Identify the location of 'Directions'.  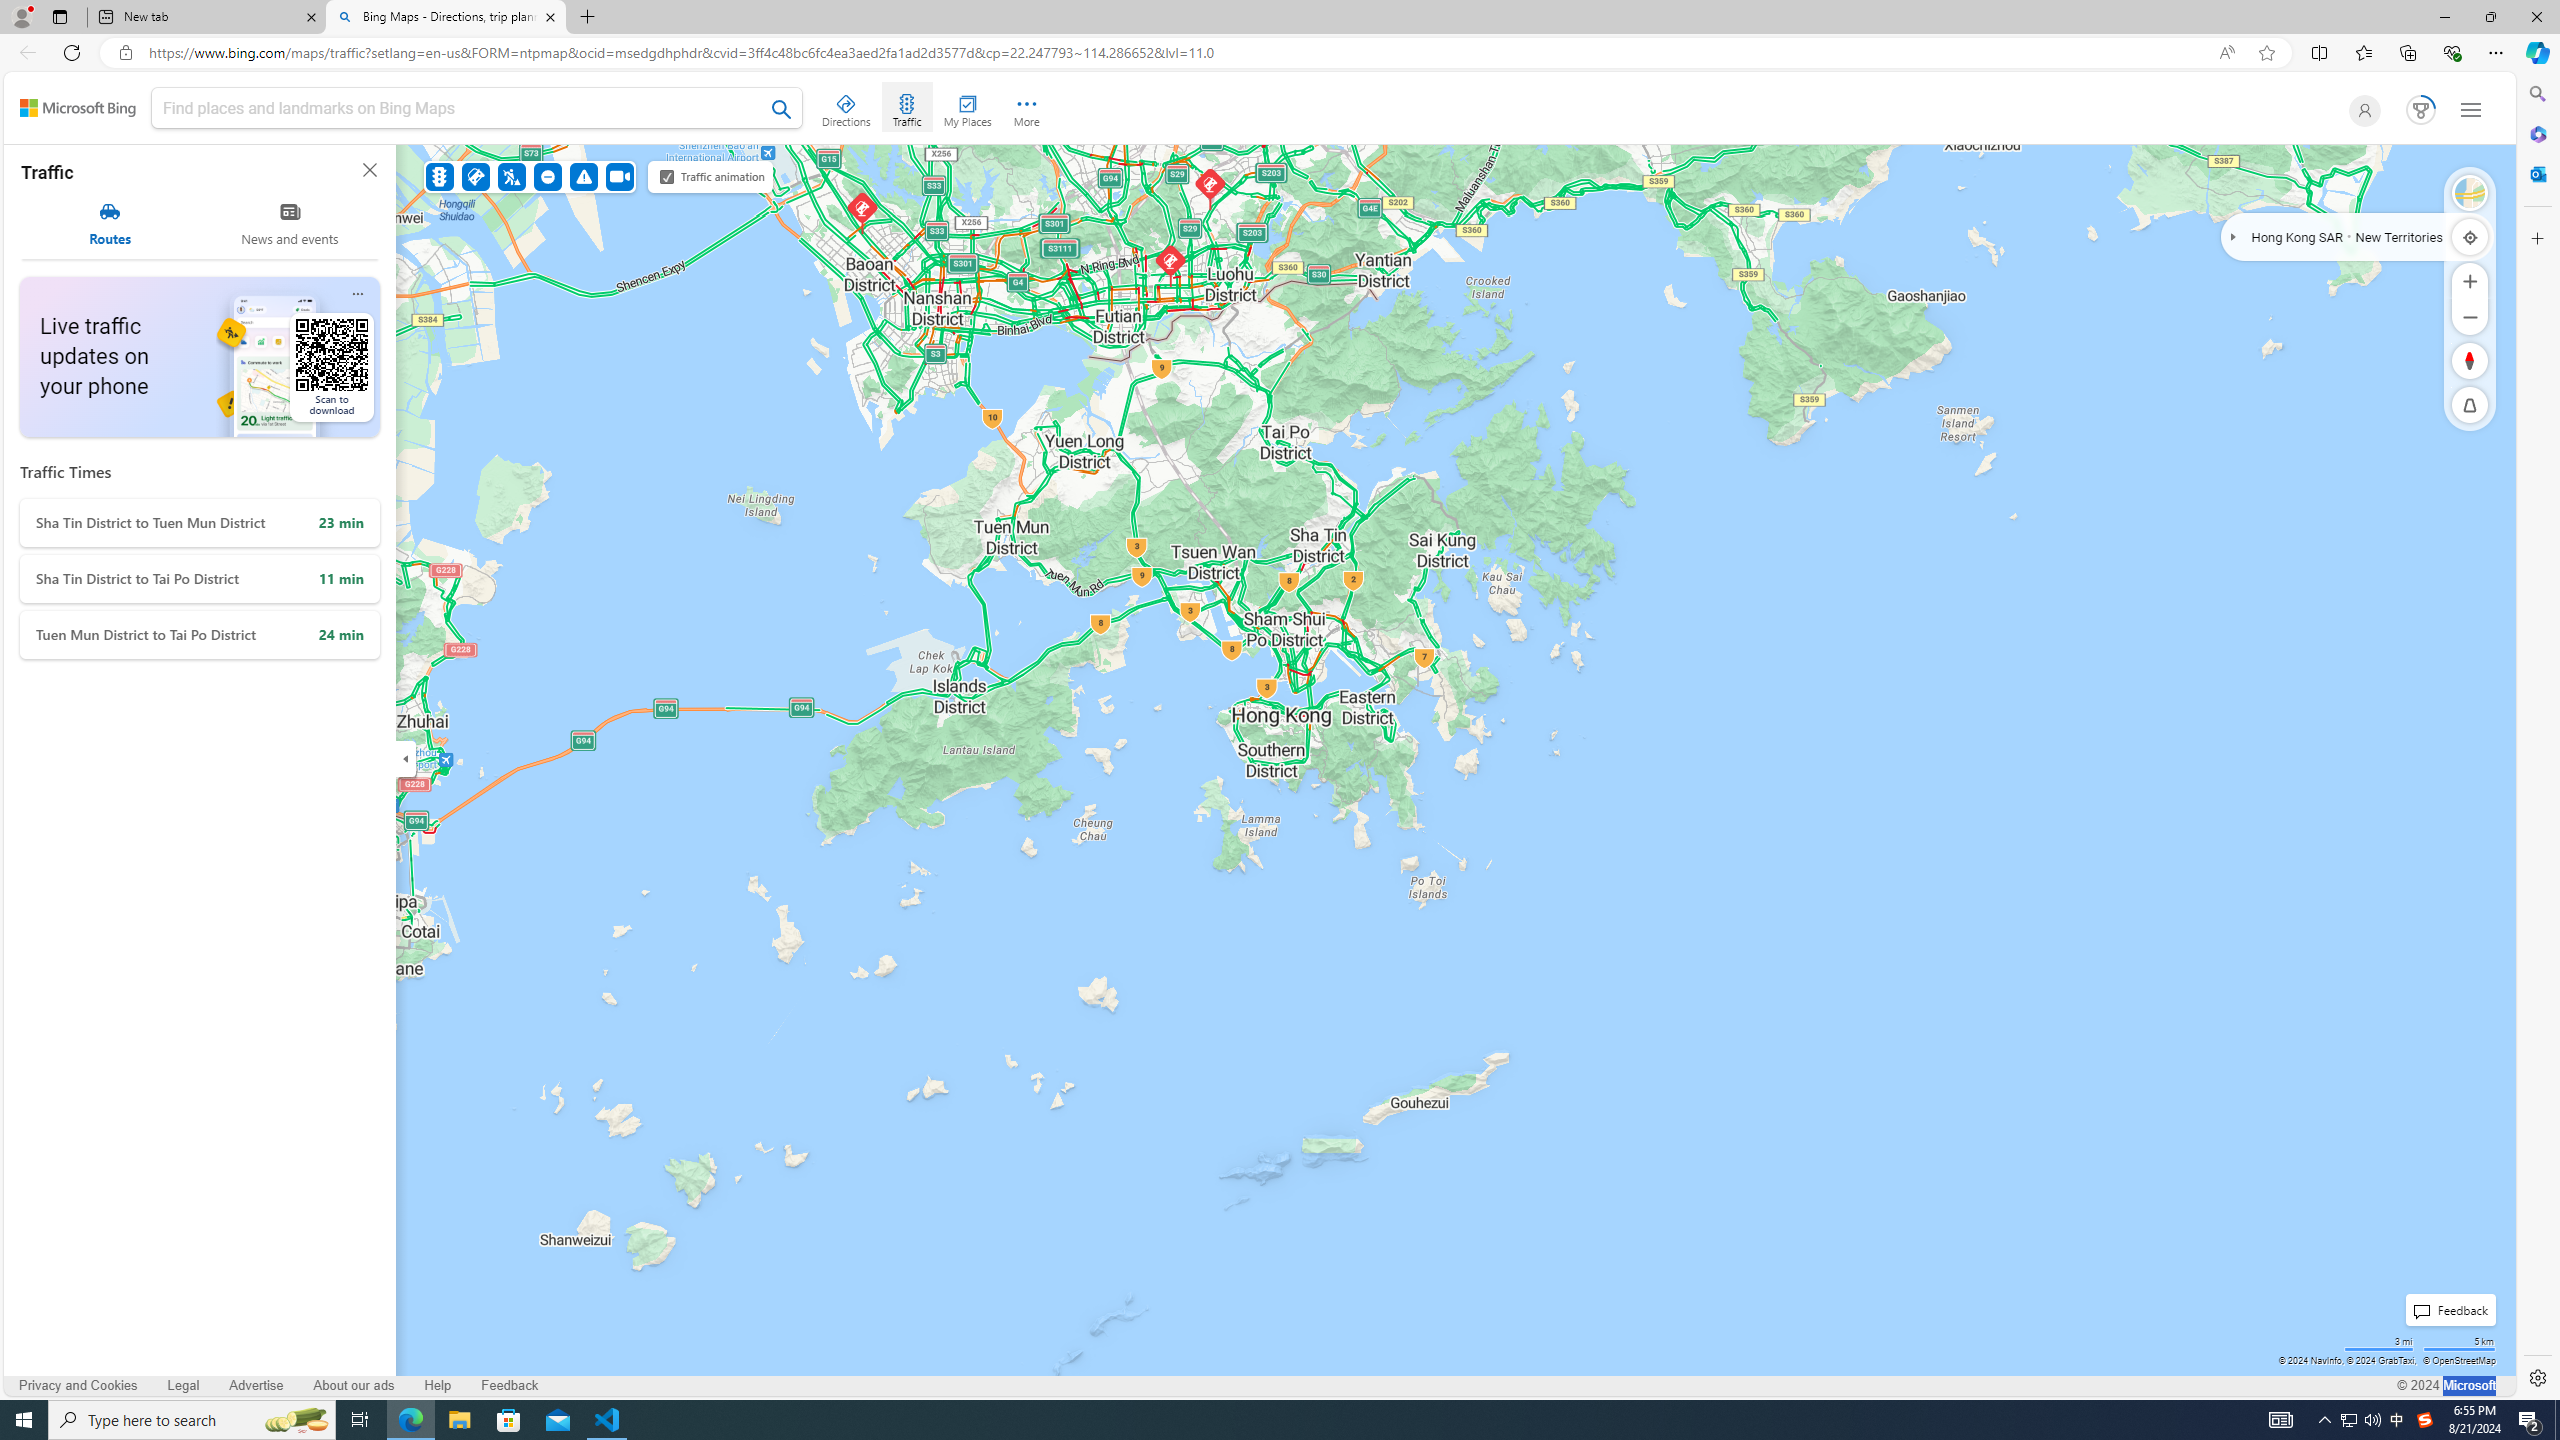
(847, 107).